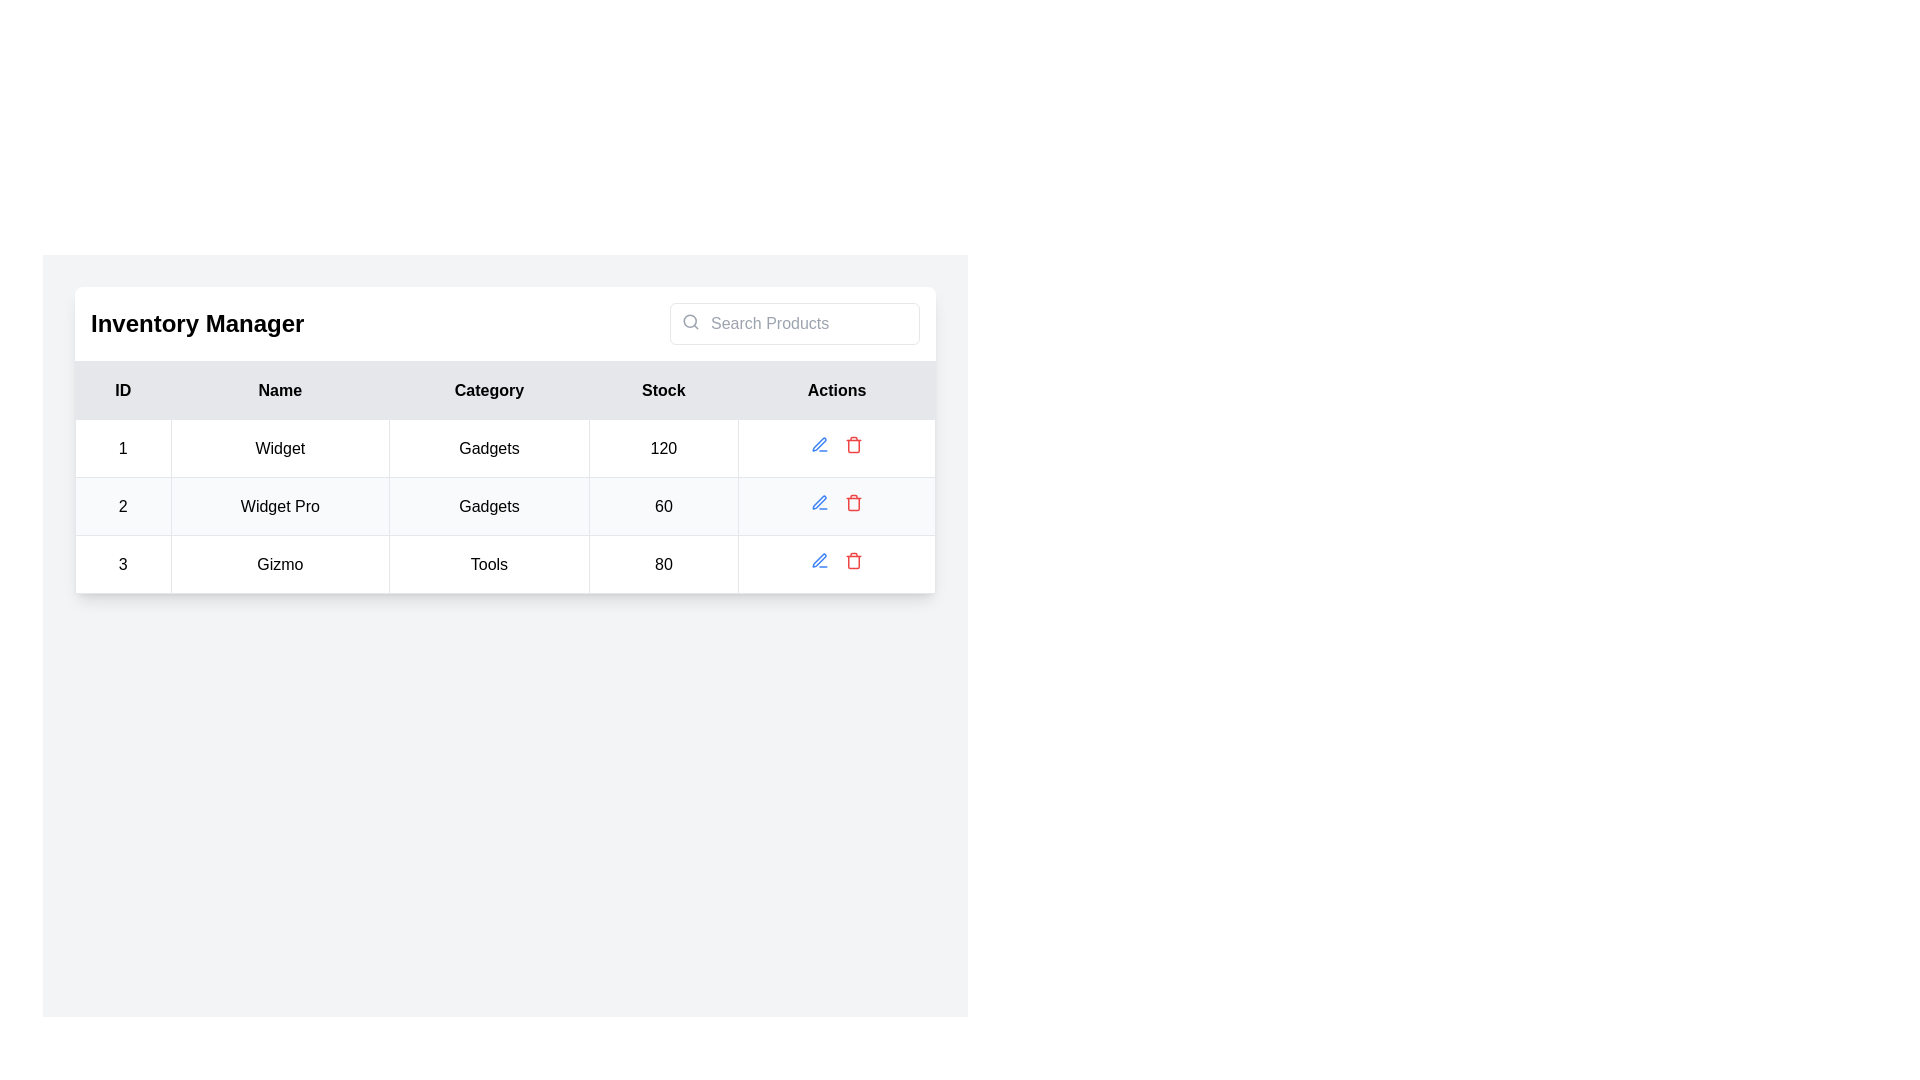 The width and height of the screenshot is (1920, 1080). Describe the element at coordinates (691, 320) in the screenshot. I see `the Search Magnifier icon located on the left side of the search bar input field` at that location.